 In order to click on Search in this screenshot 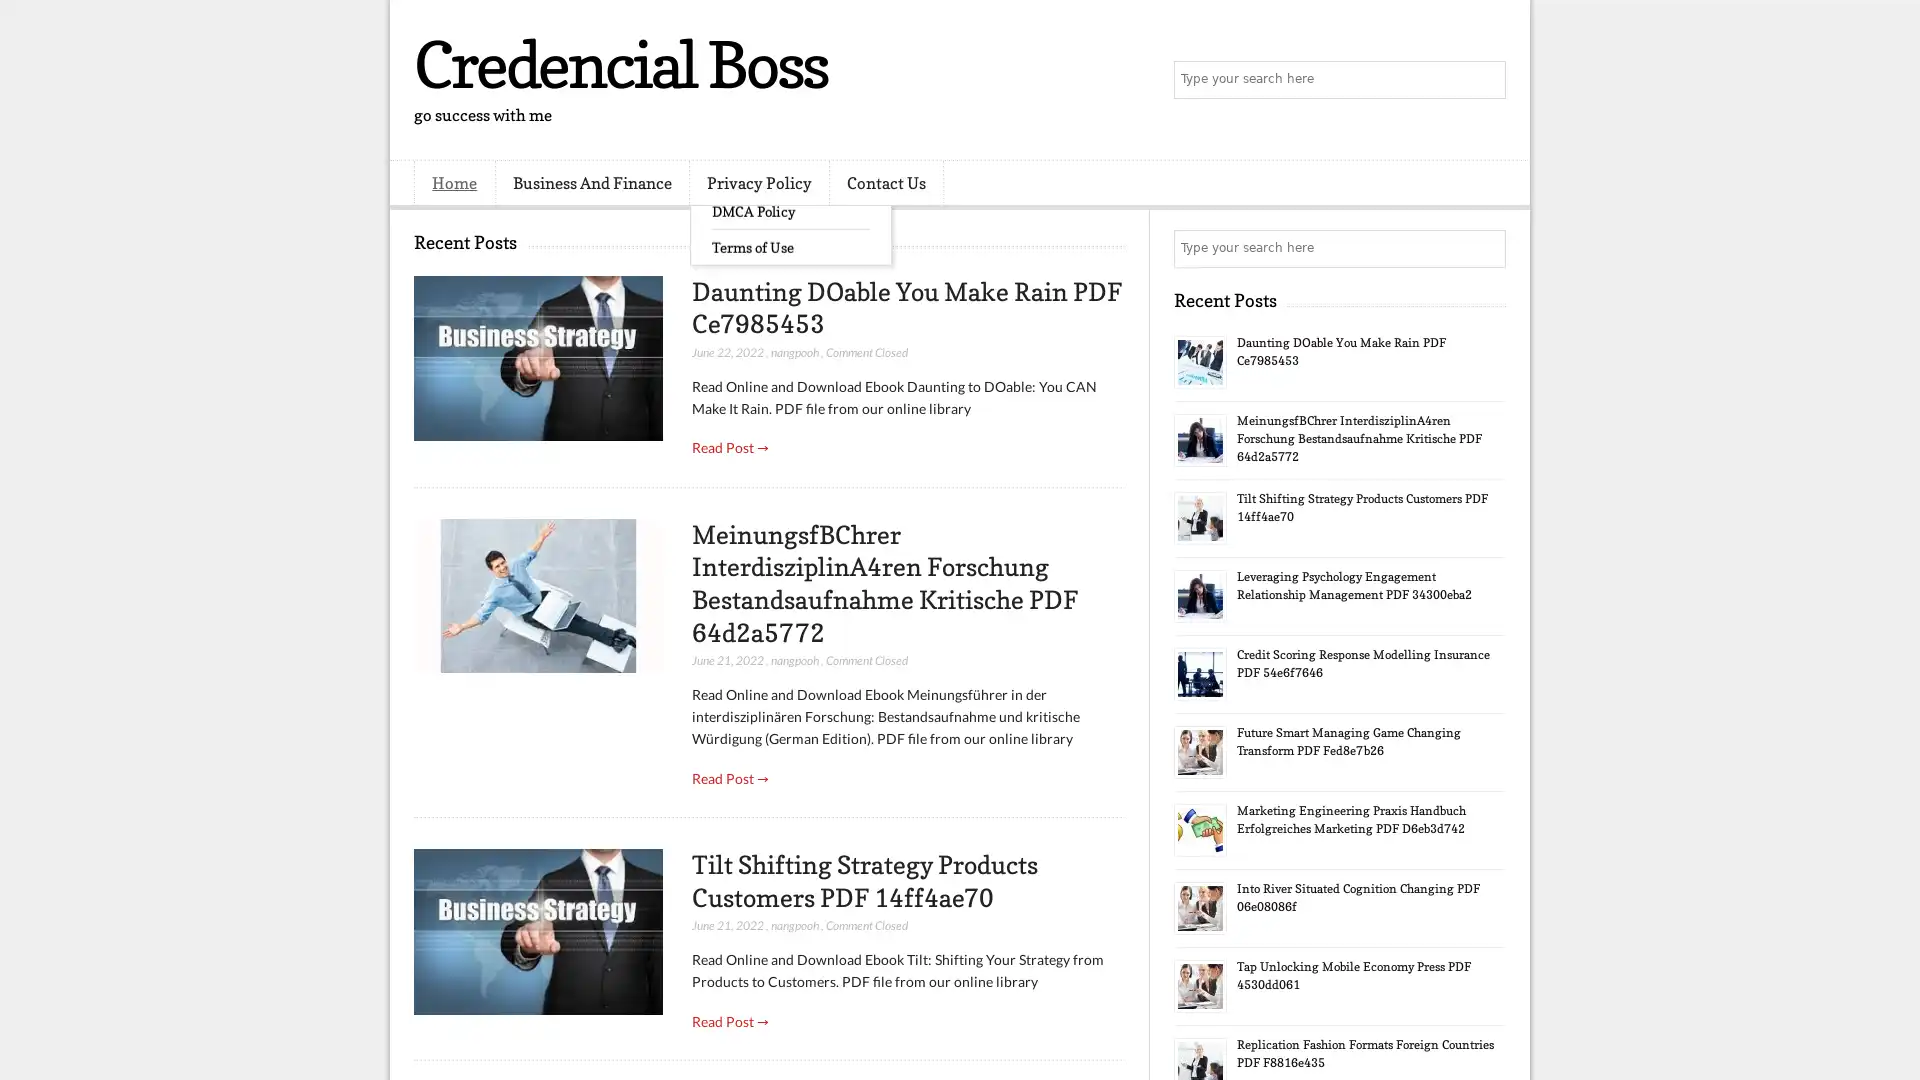, I will do `click(1485, 248)`.